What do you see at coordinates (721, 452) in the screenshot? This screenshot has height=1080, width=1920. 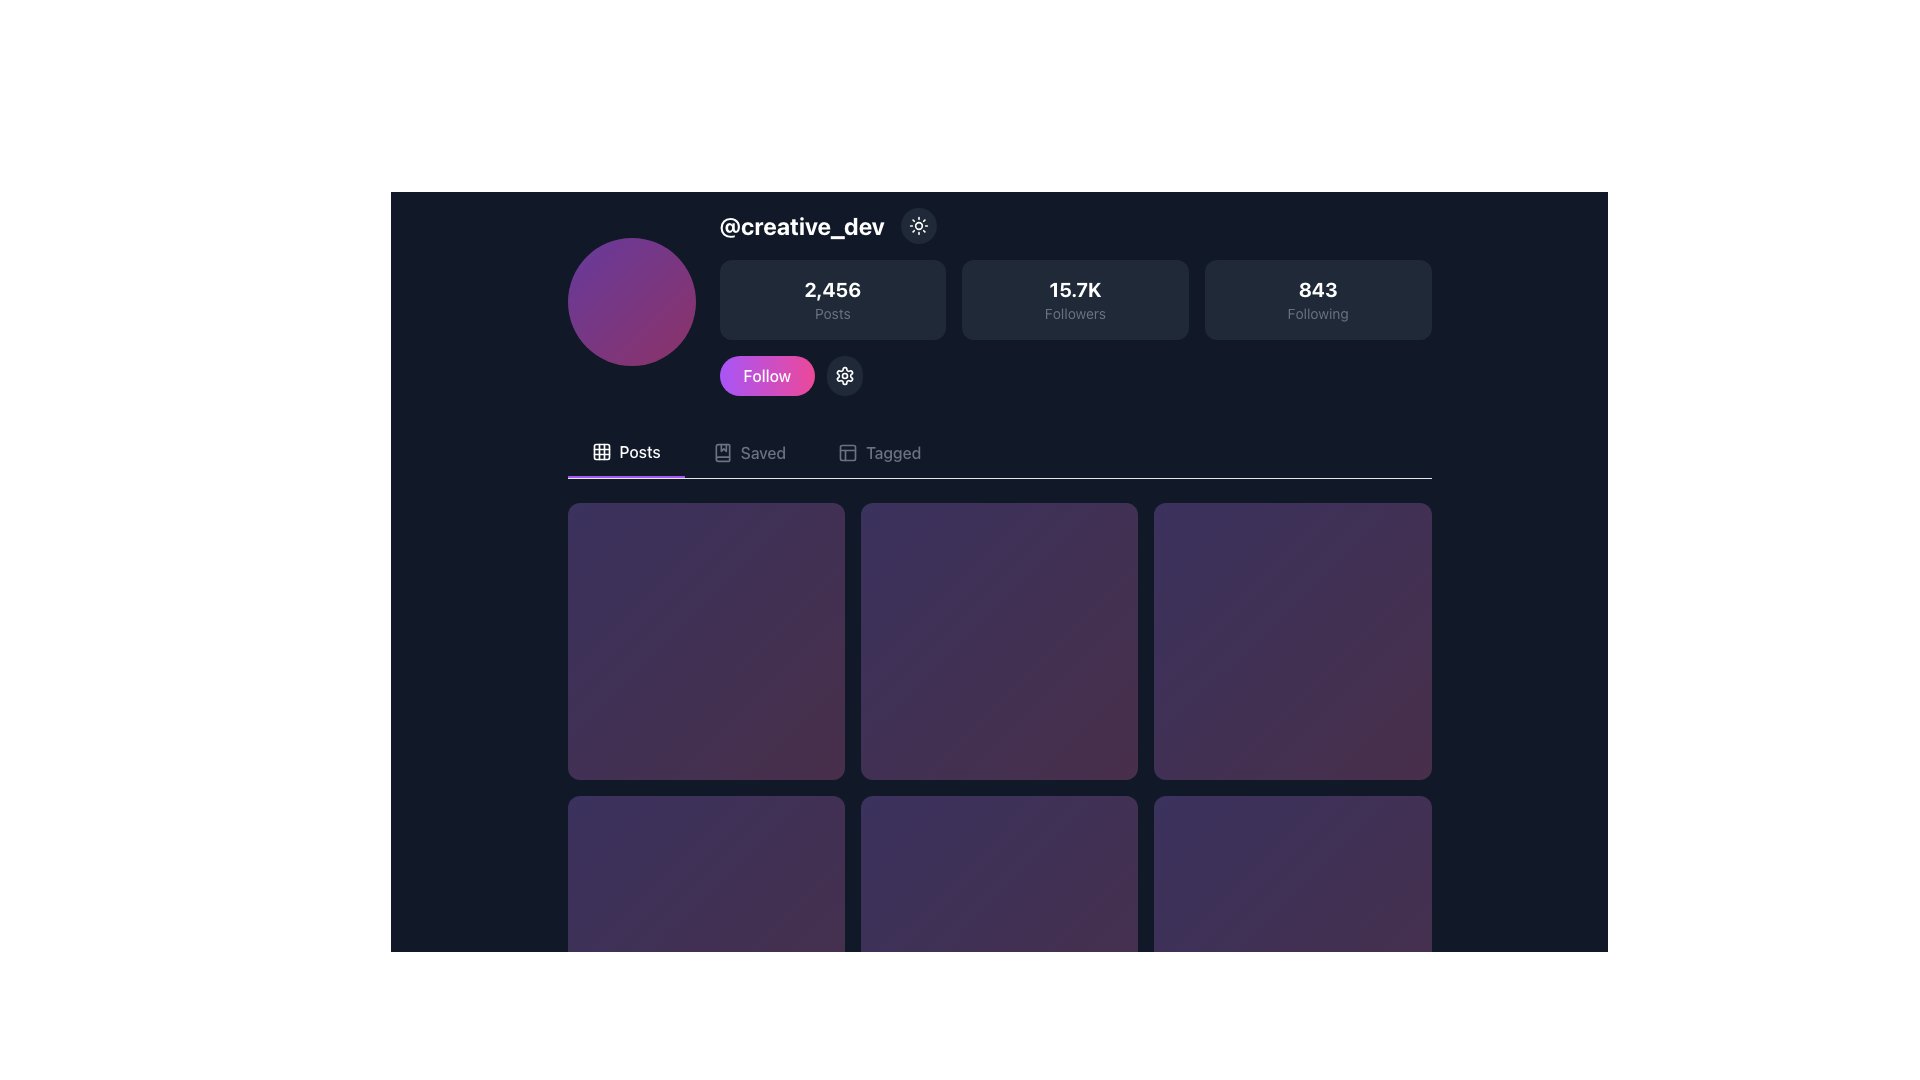 I see `the 'Saved' icon in the navigation menu` at bounding box center [721, 452].